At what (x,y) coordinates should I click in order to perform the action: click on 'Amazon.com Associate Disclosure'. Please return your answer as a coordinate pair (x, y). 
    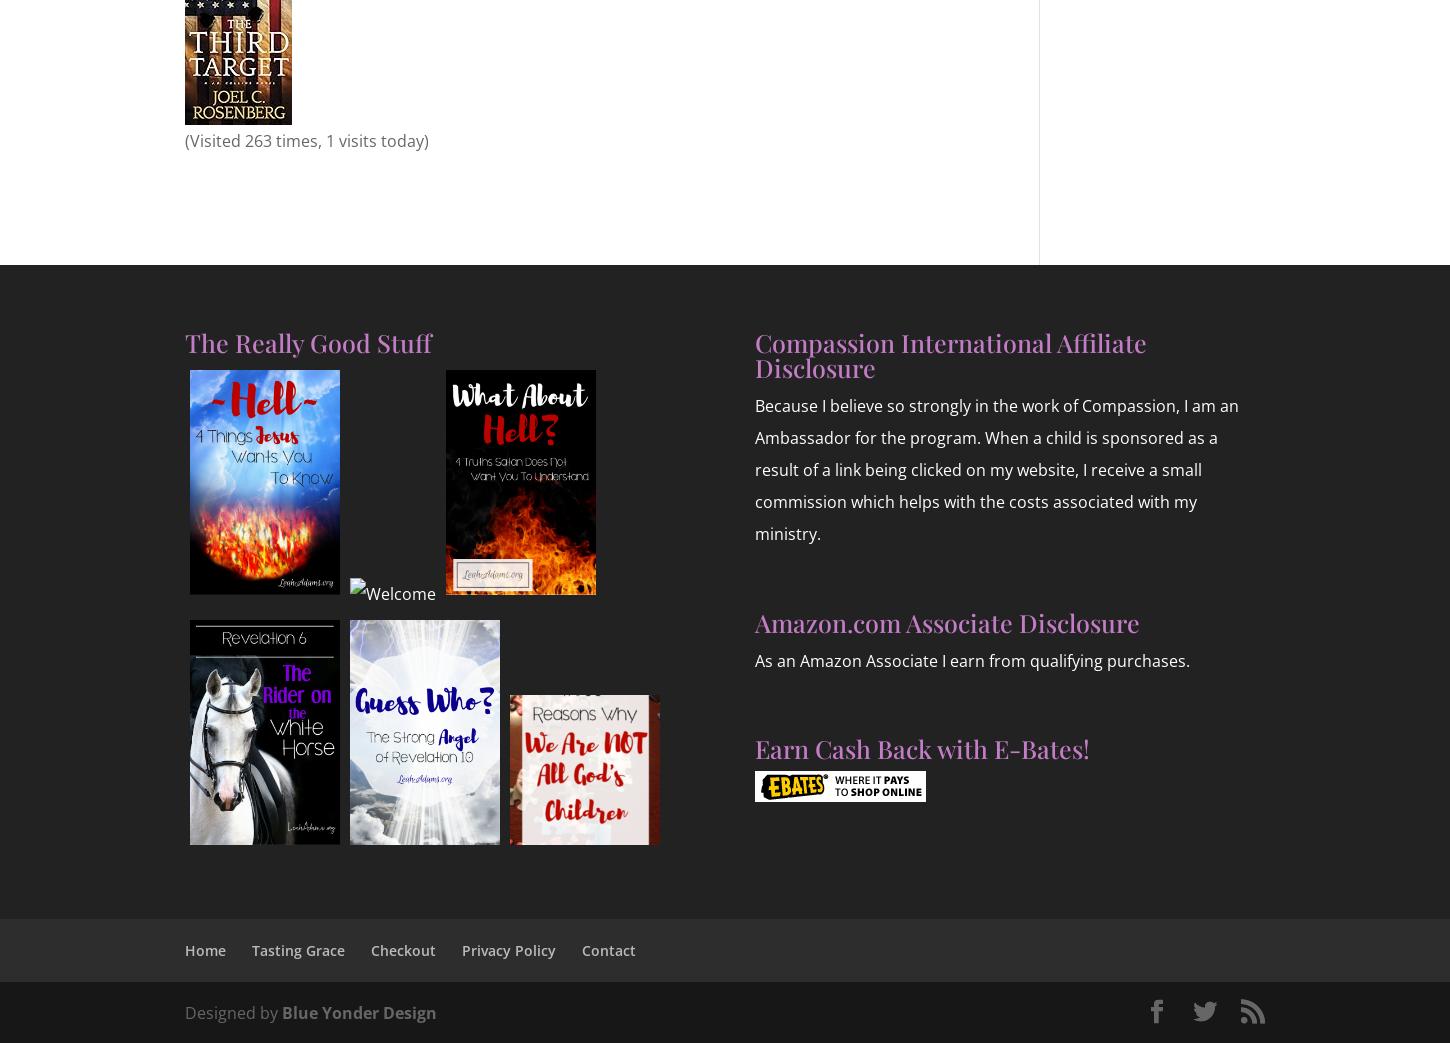
    Looking at the image, I should click on (754, 620).